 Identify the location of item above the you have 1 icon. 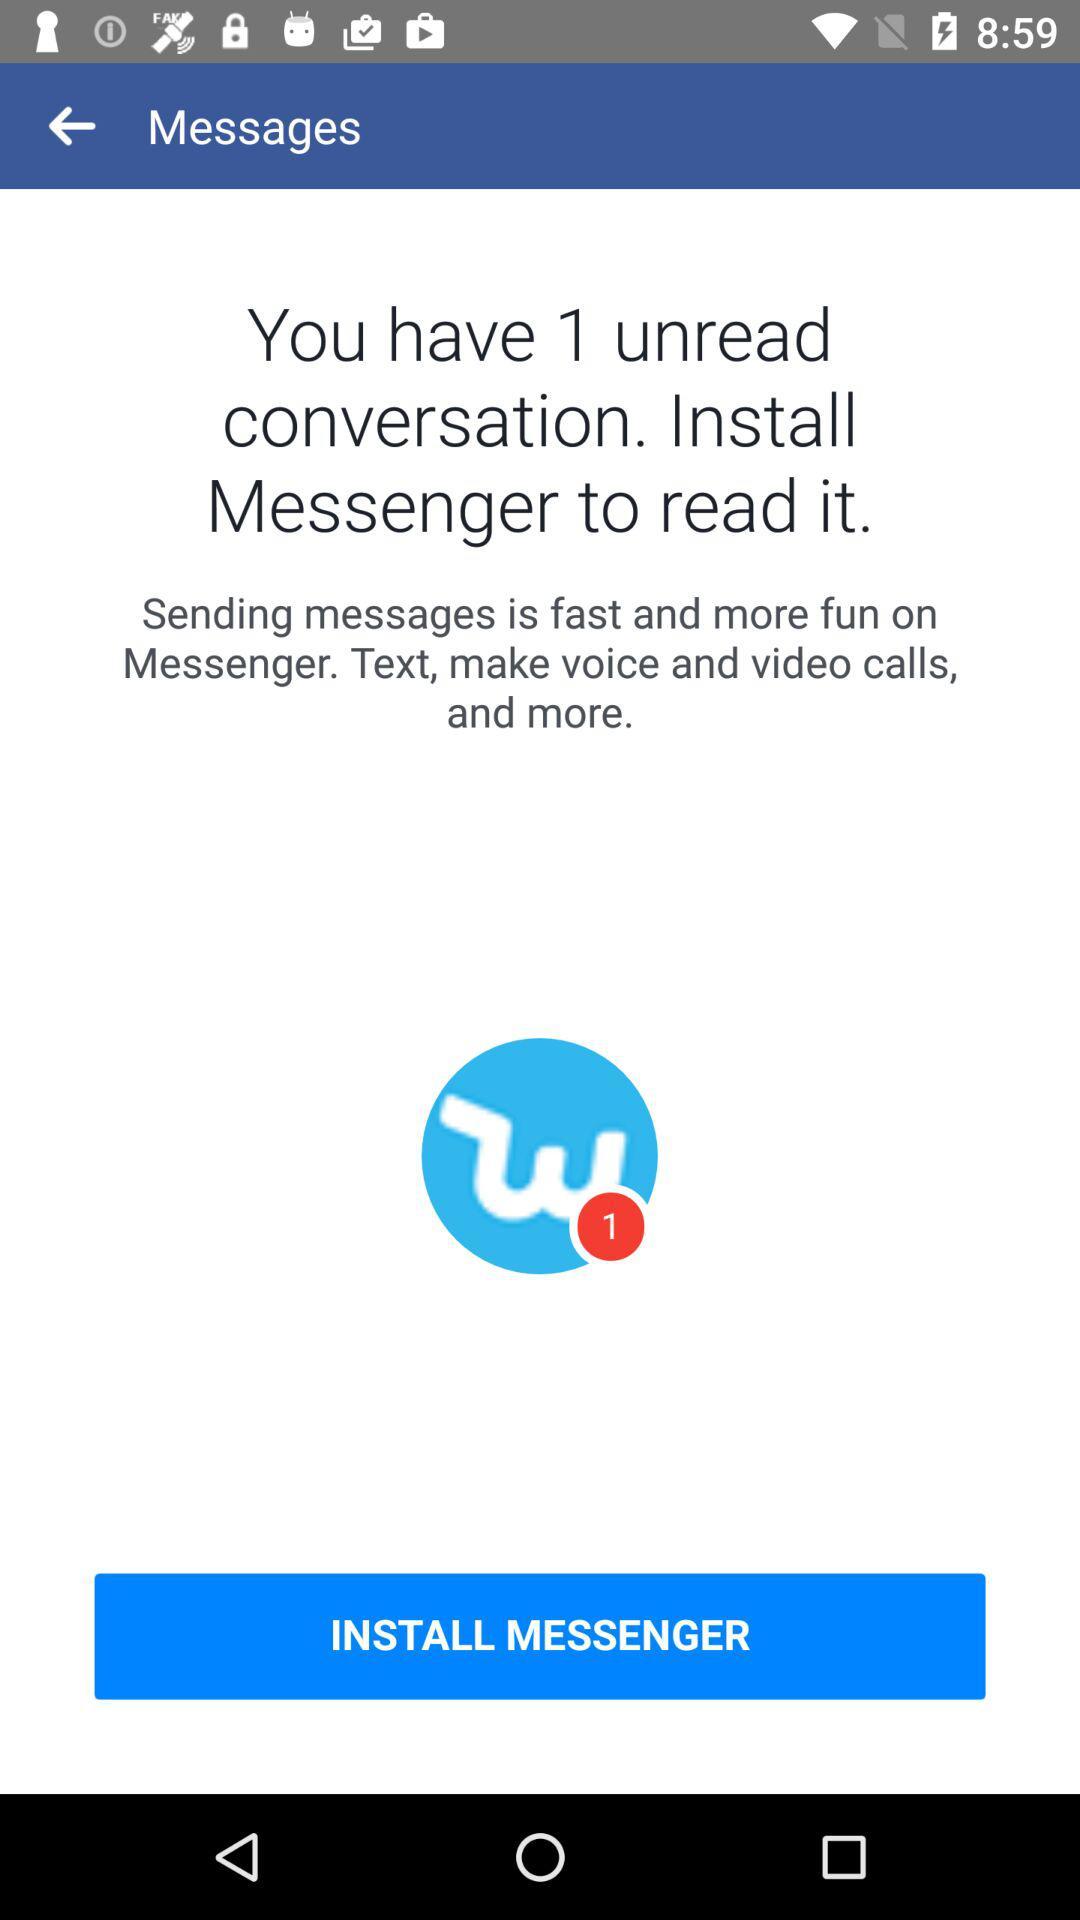
(72, 124).